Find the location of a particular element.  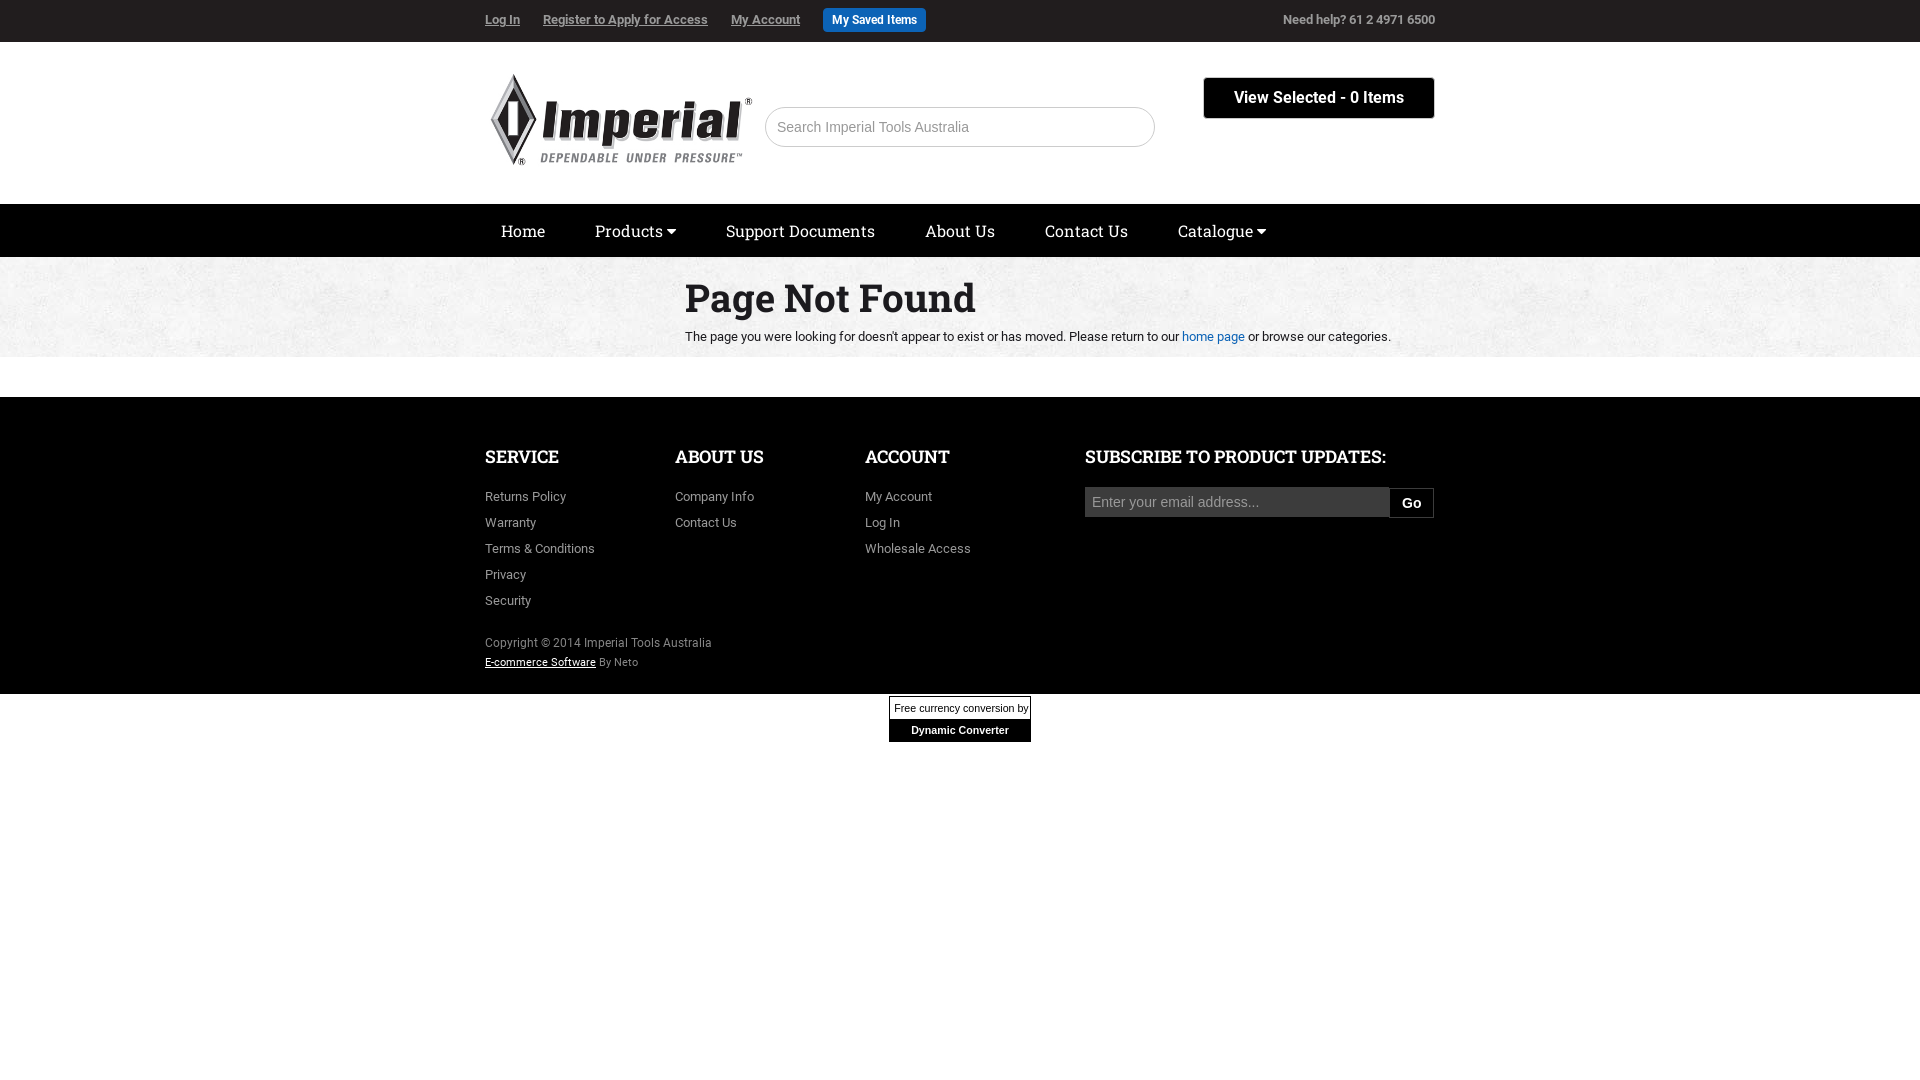

'Terms & Conditions' is located at coordinates (484, 548).